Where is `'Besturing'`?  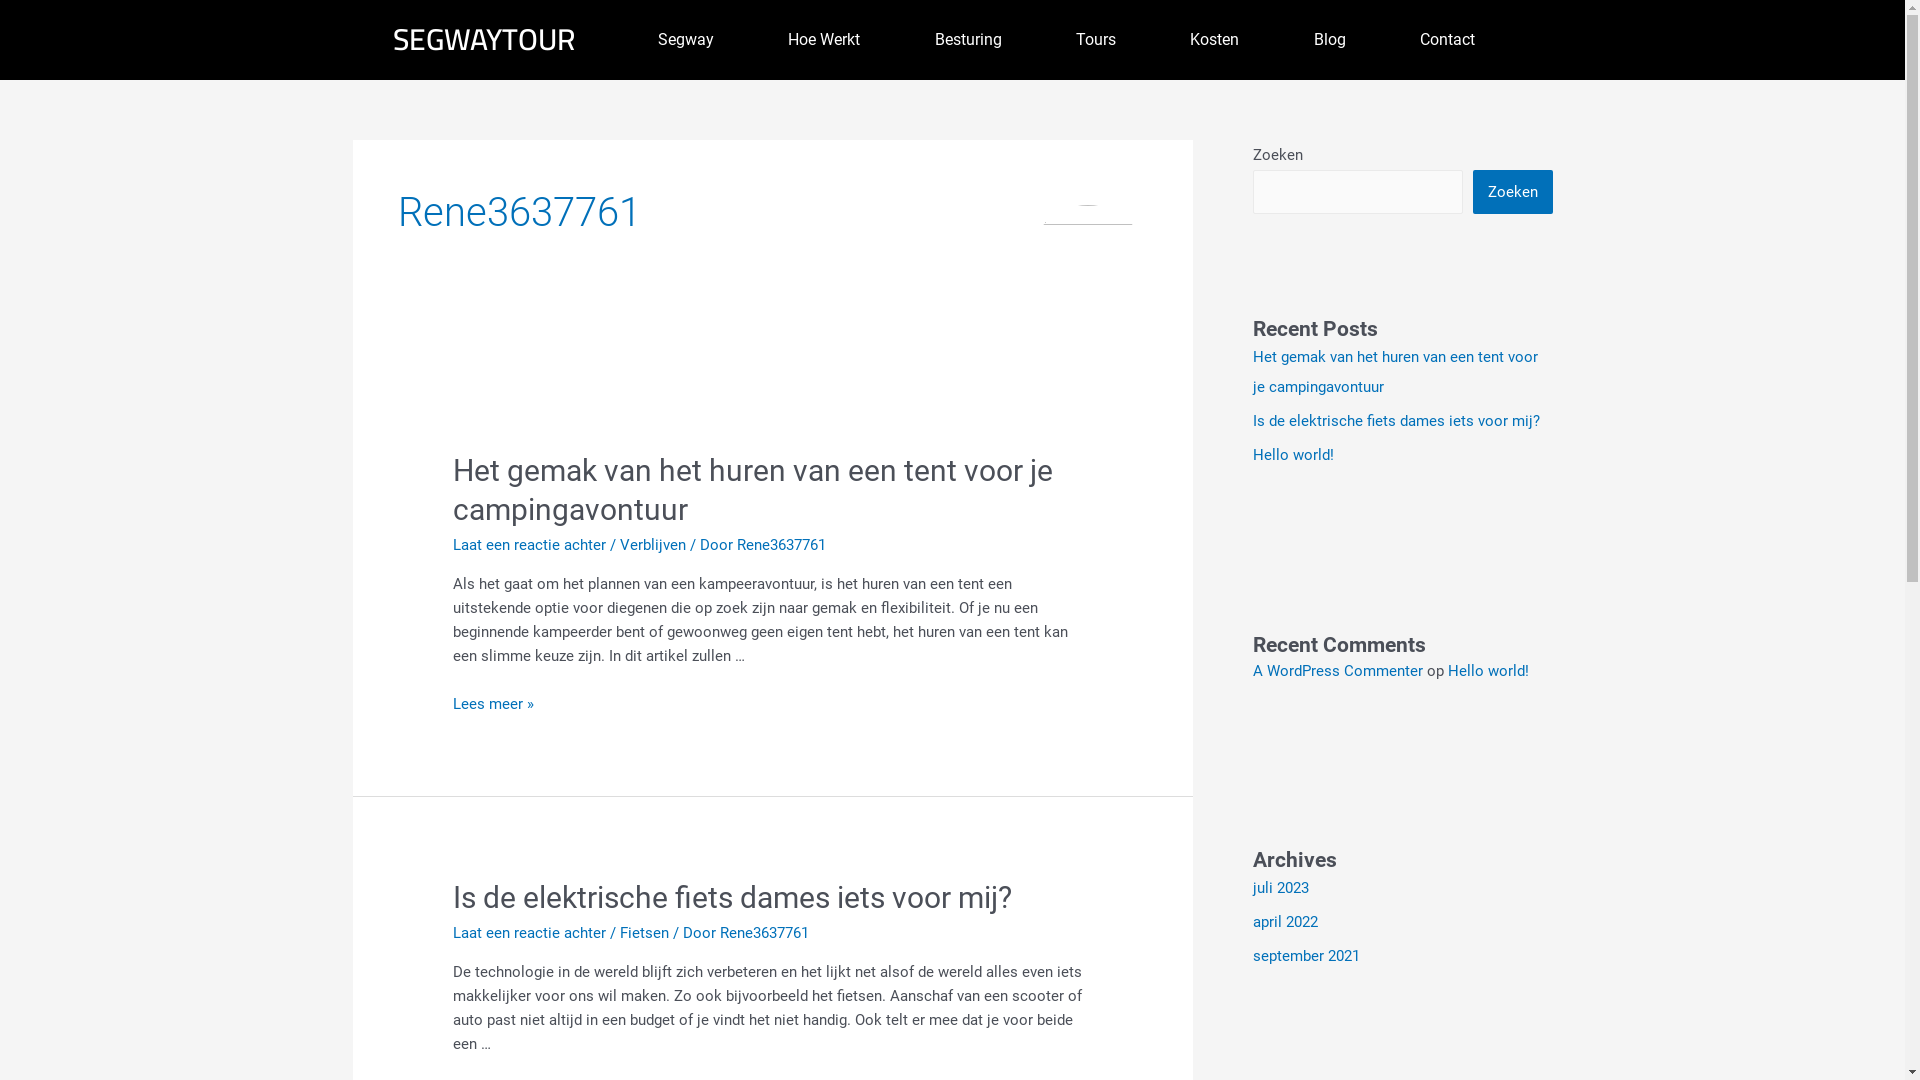
'Besturing' is located at coordinates (896, 39).